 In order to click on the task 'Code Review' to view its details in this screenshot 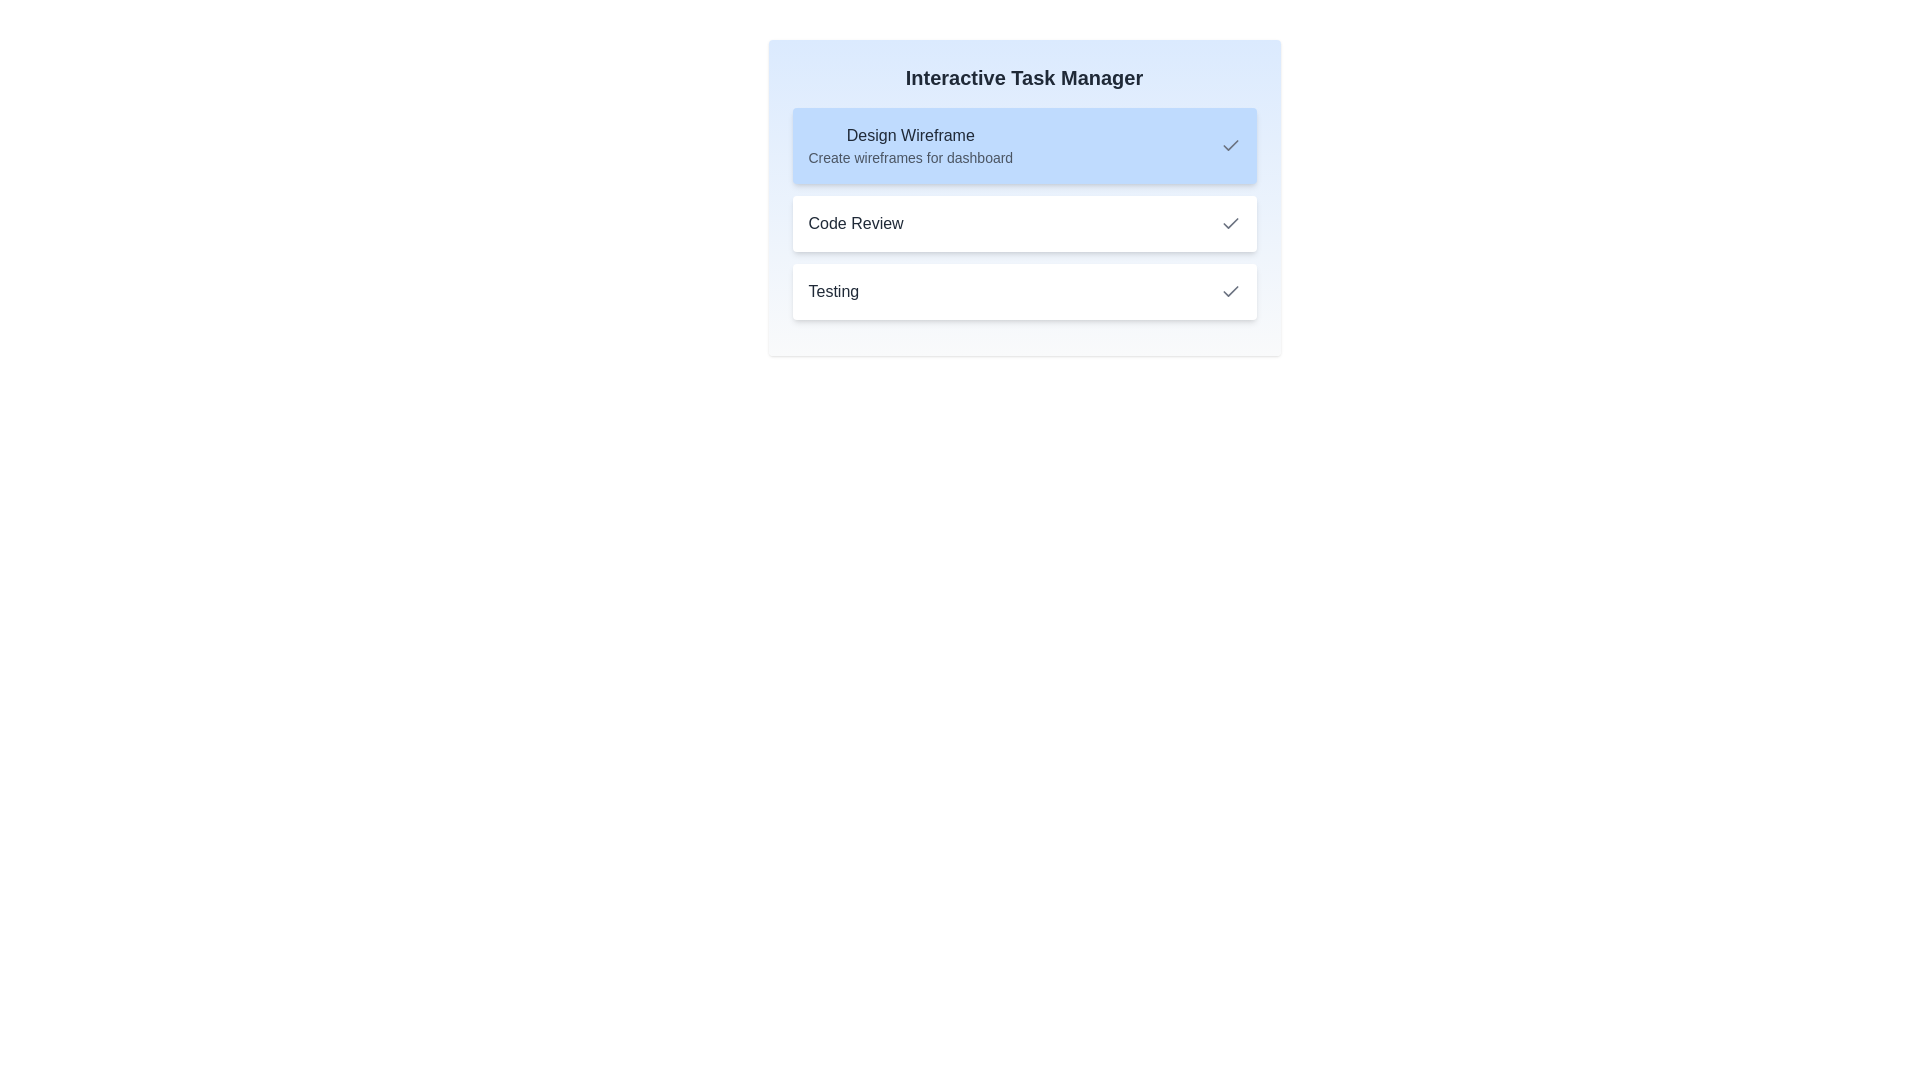, I will do `click(1024, 223)`.